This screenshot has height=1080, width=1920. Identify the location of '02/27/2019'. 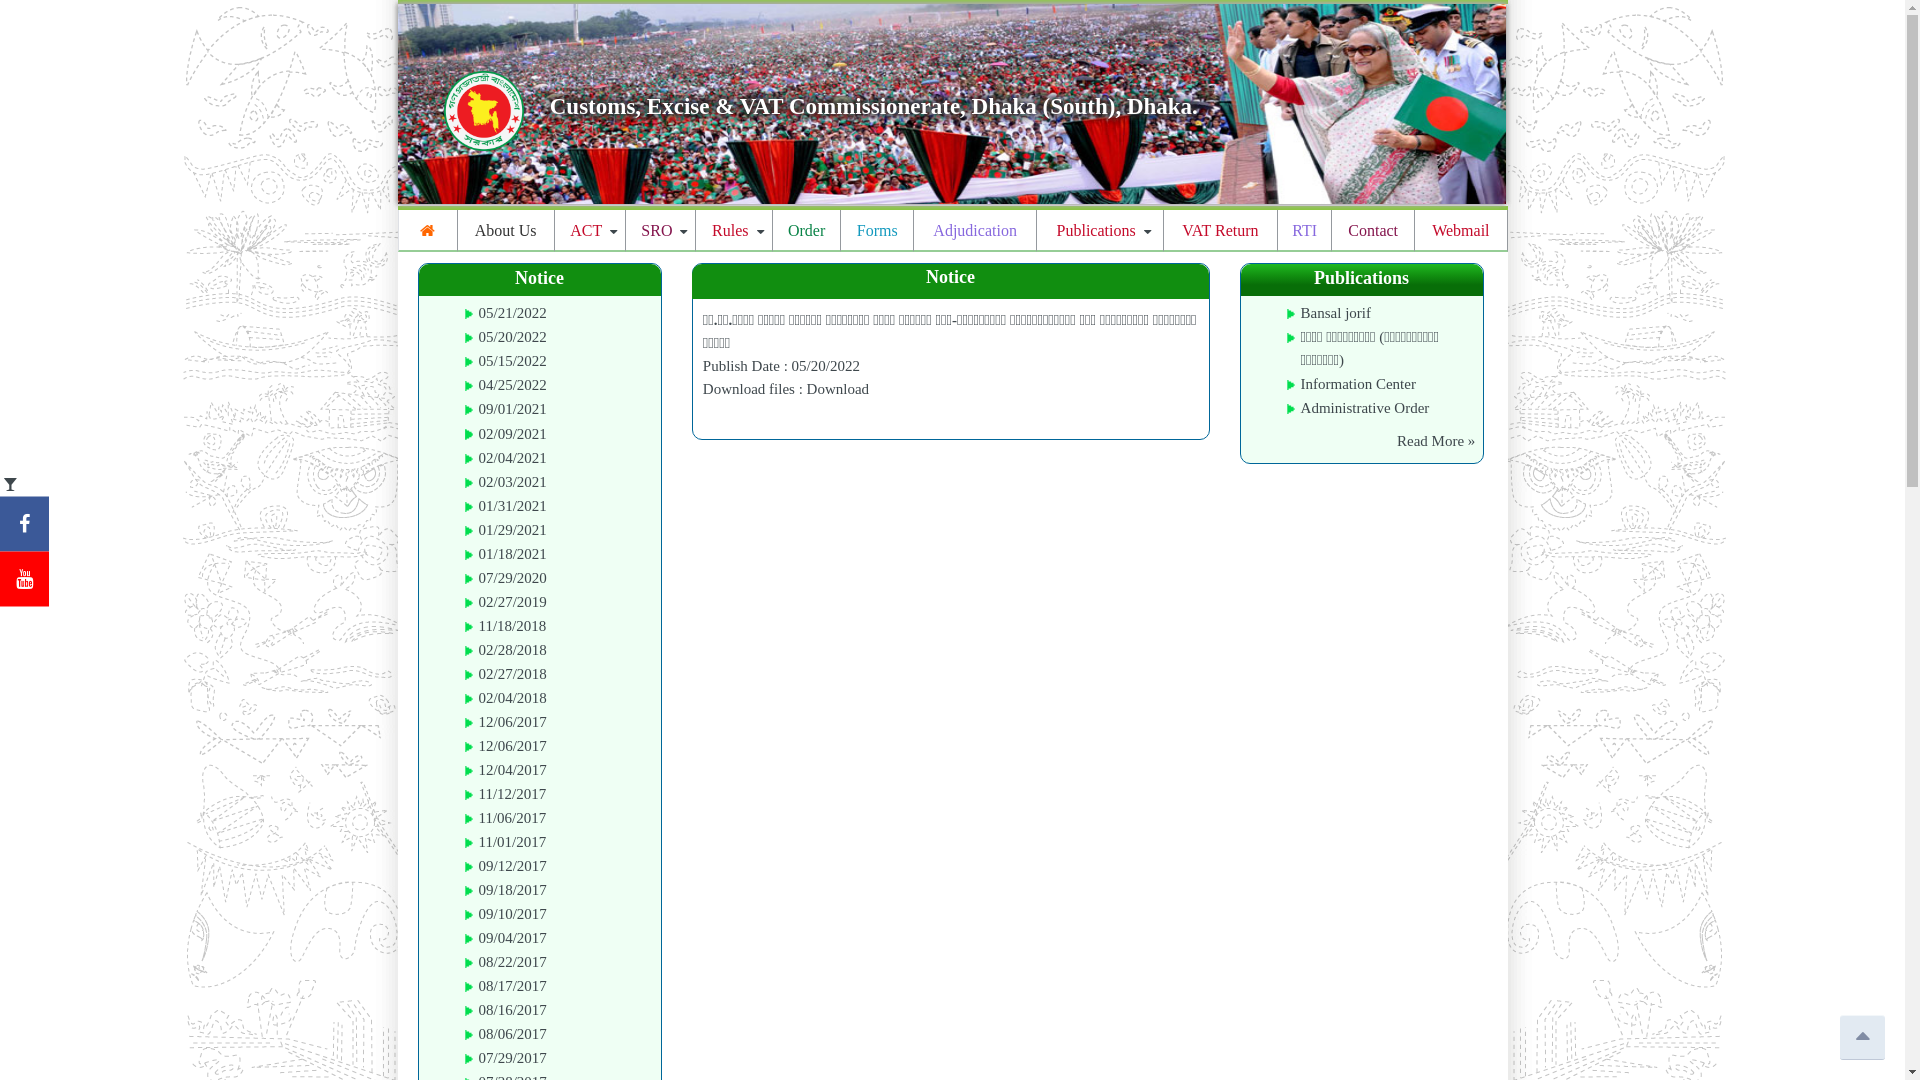
(512, 600).